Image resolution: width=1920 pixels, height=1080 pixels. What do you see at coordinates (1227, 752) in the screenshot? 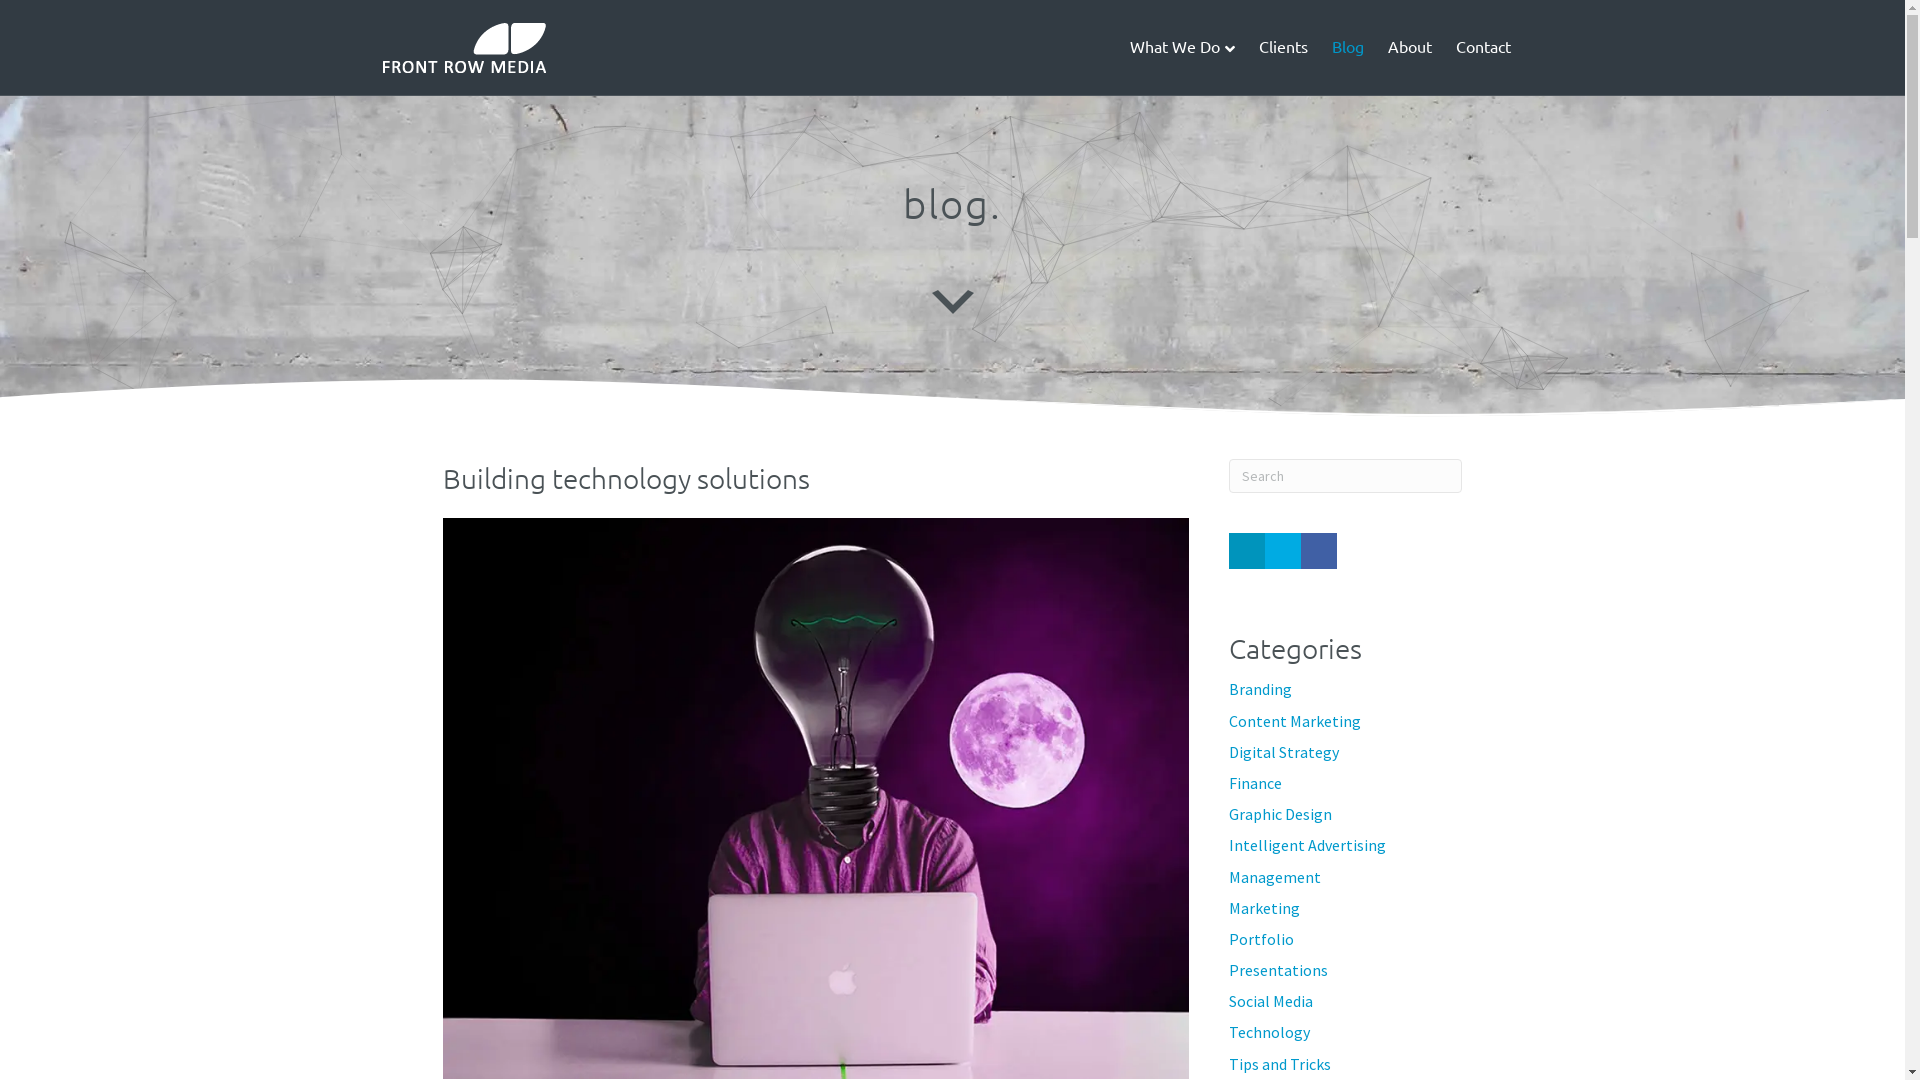
I see `'Digital Strategy'` at bounding box center [1227, 752].